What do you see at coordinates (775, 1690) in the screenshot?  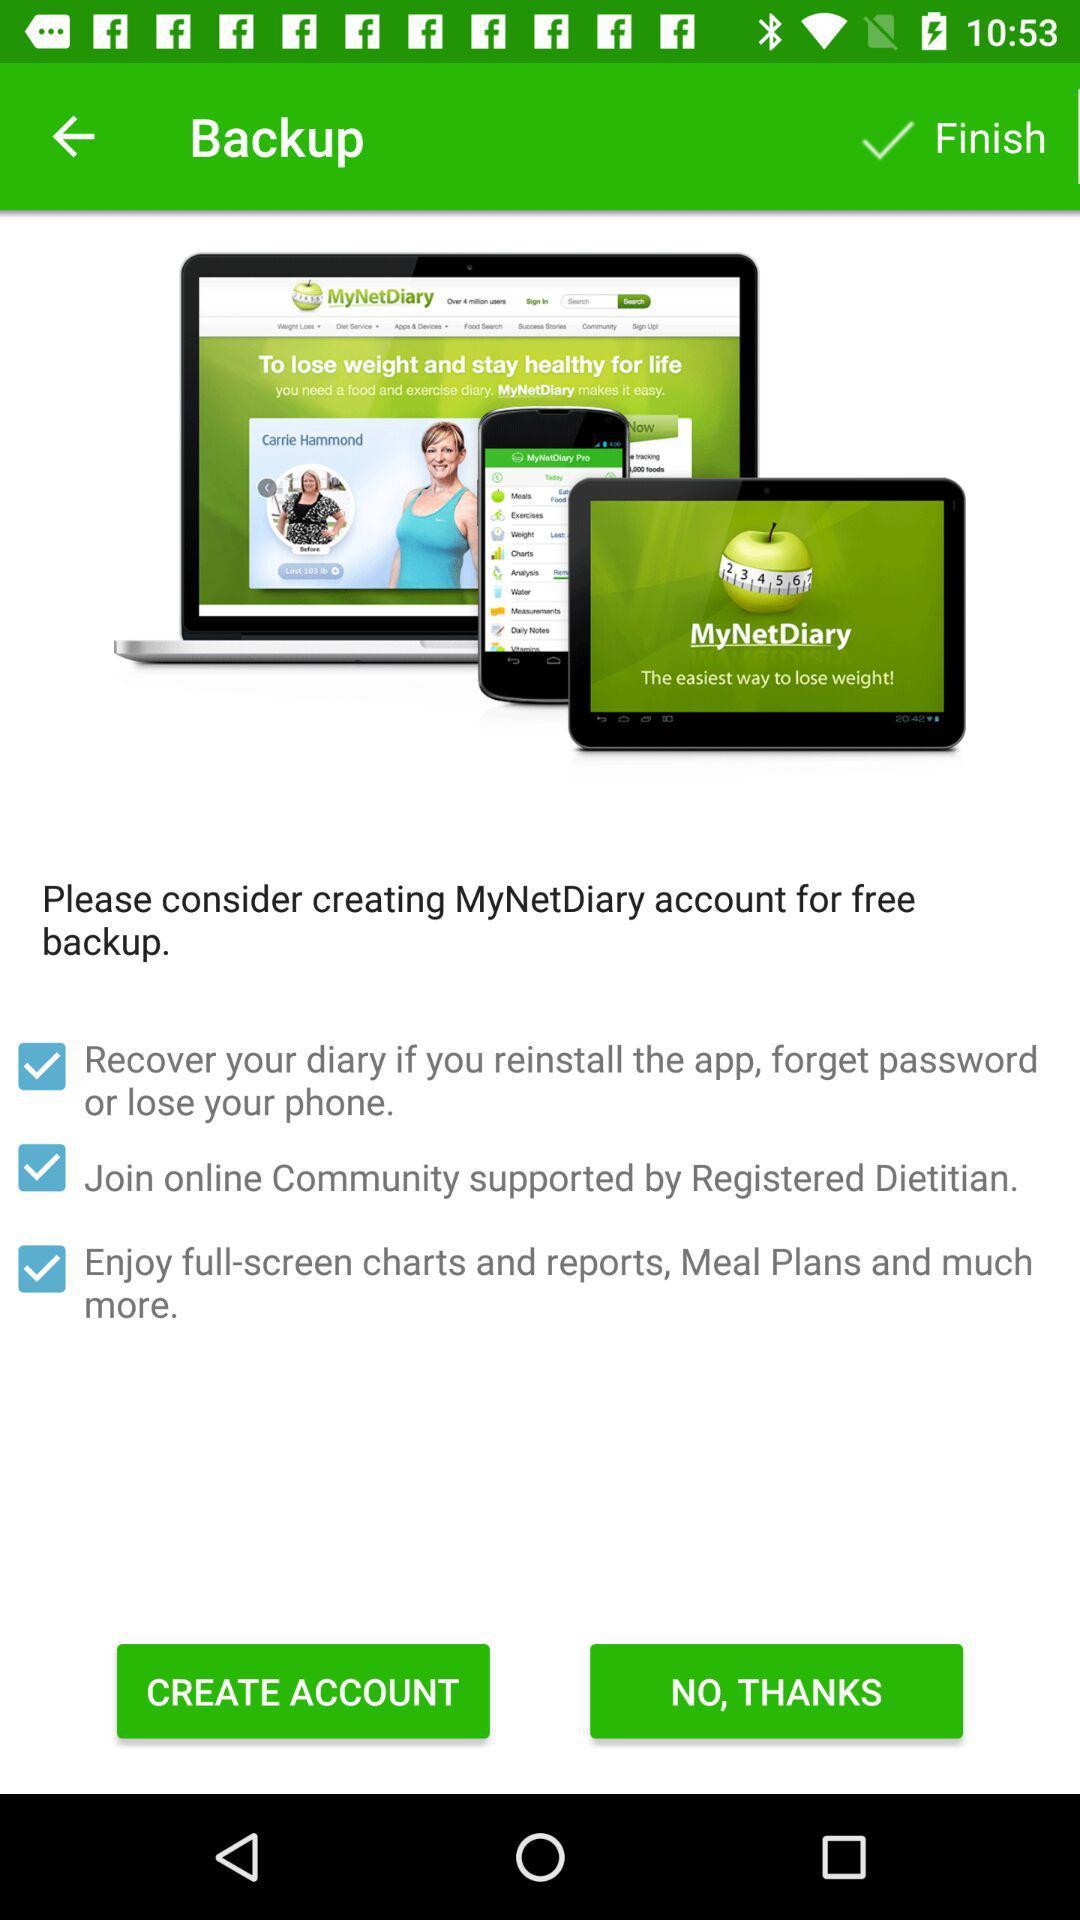 I see `item below the enjoy full screen item` at bounding box center [775, 1690].